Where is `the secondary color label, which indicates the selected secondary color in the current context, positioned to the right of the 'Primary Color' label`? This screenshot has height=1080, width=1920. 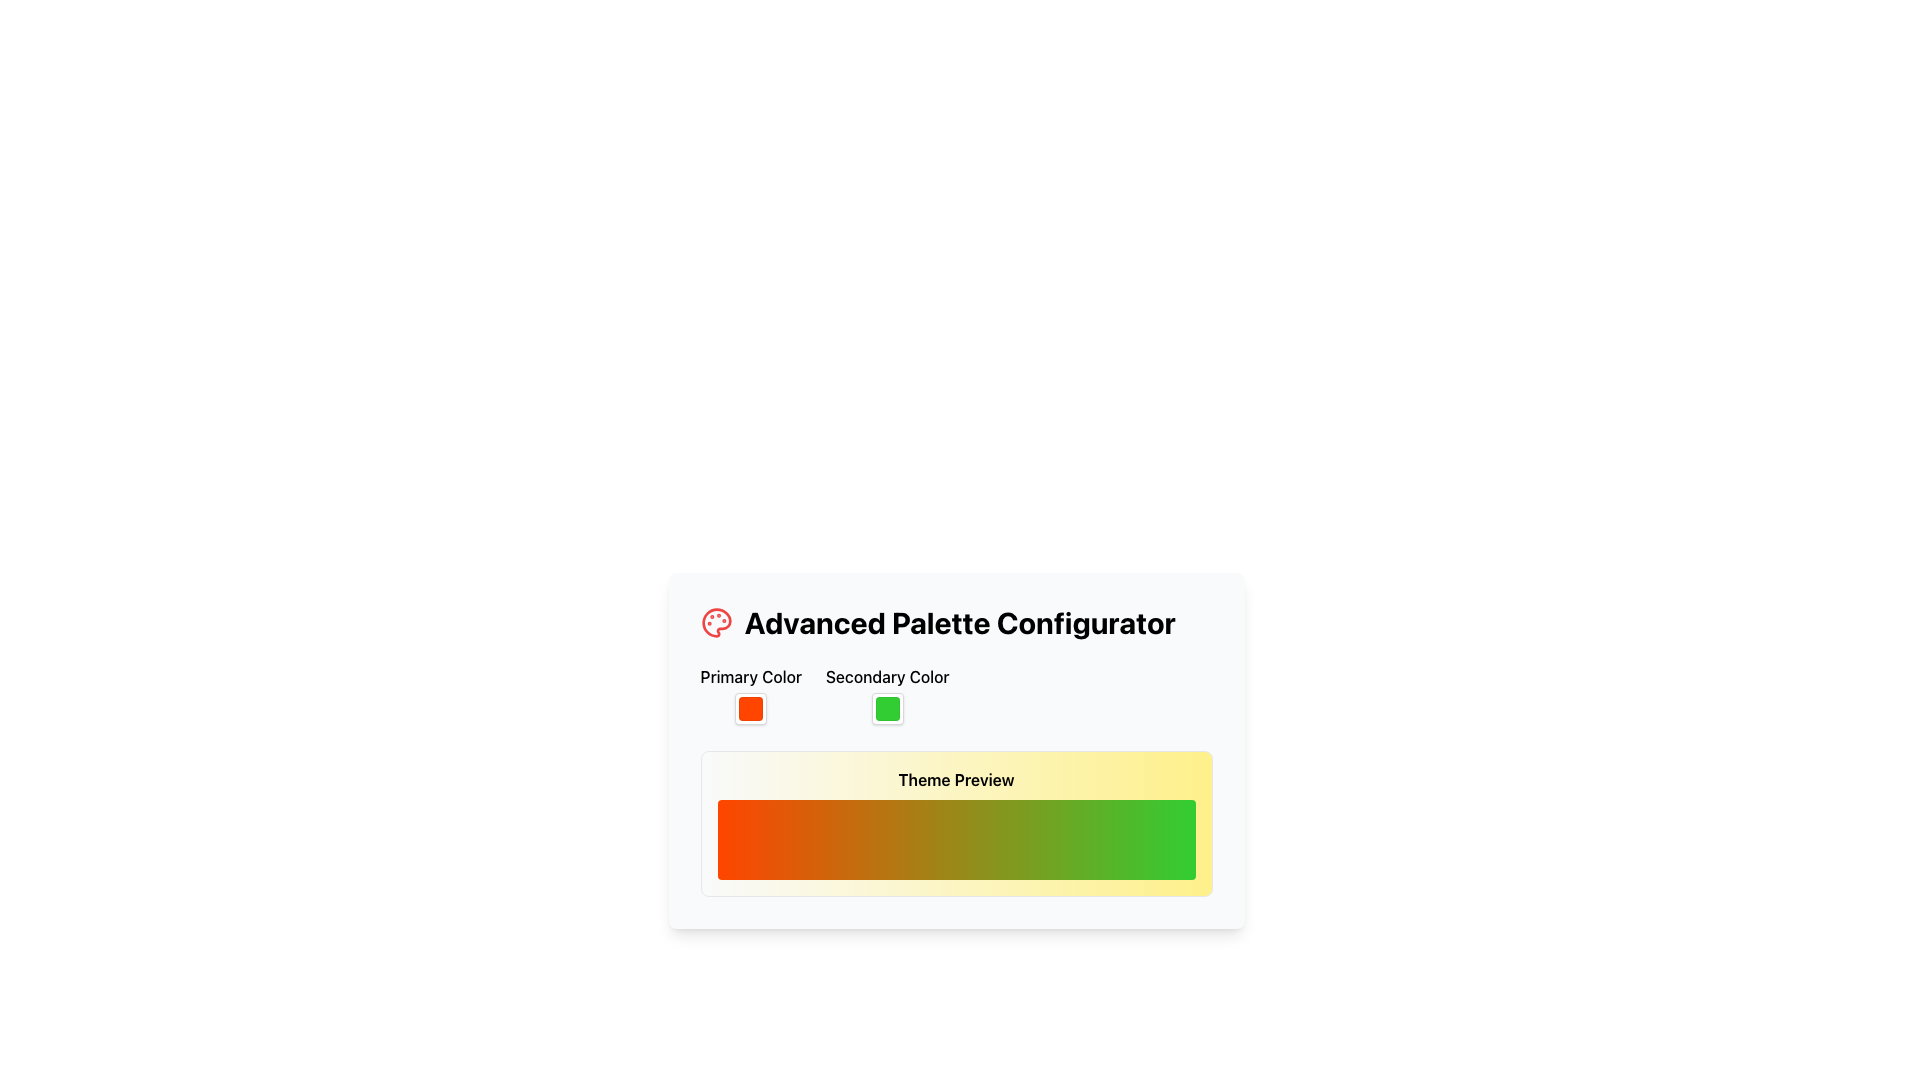 the secondary color label, which indicates the selected secondary color in the current context, positioned to the right of the 'Primary Color' label is located at coordinates (886, 694).